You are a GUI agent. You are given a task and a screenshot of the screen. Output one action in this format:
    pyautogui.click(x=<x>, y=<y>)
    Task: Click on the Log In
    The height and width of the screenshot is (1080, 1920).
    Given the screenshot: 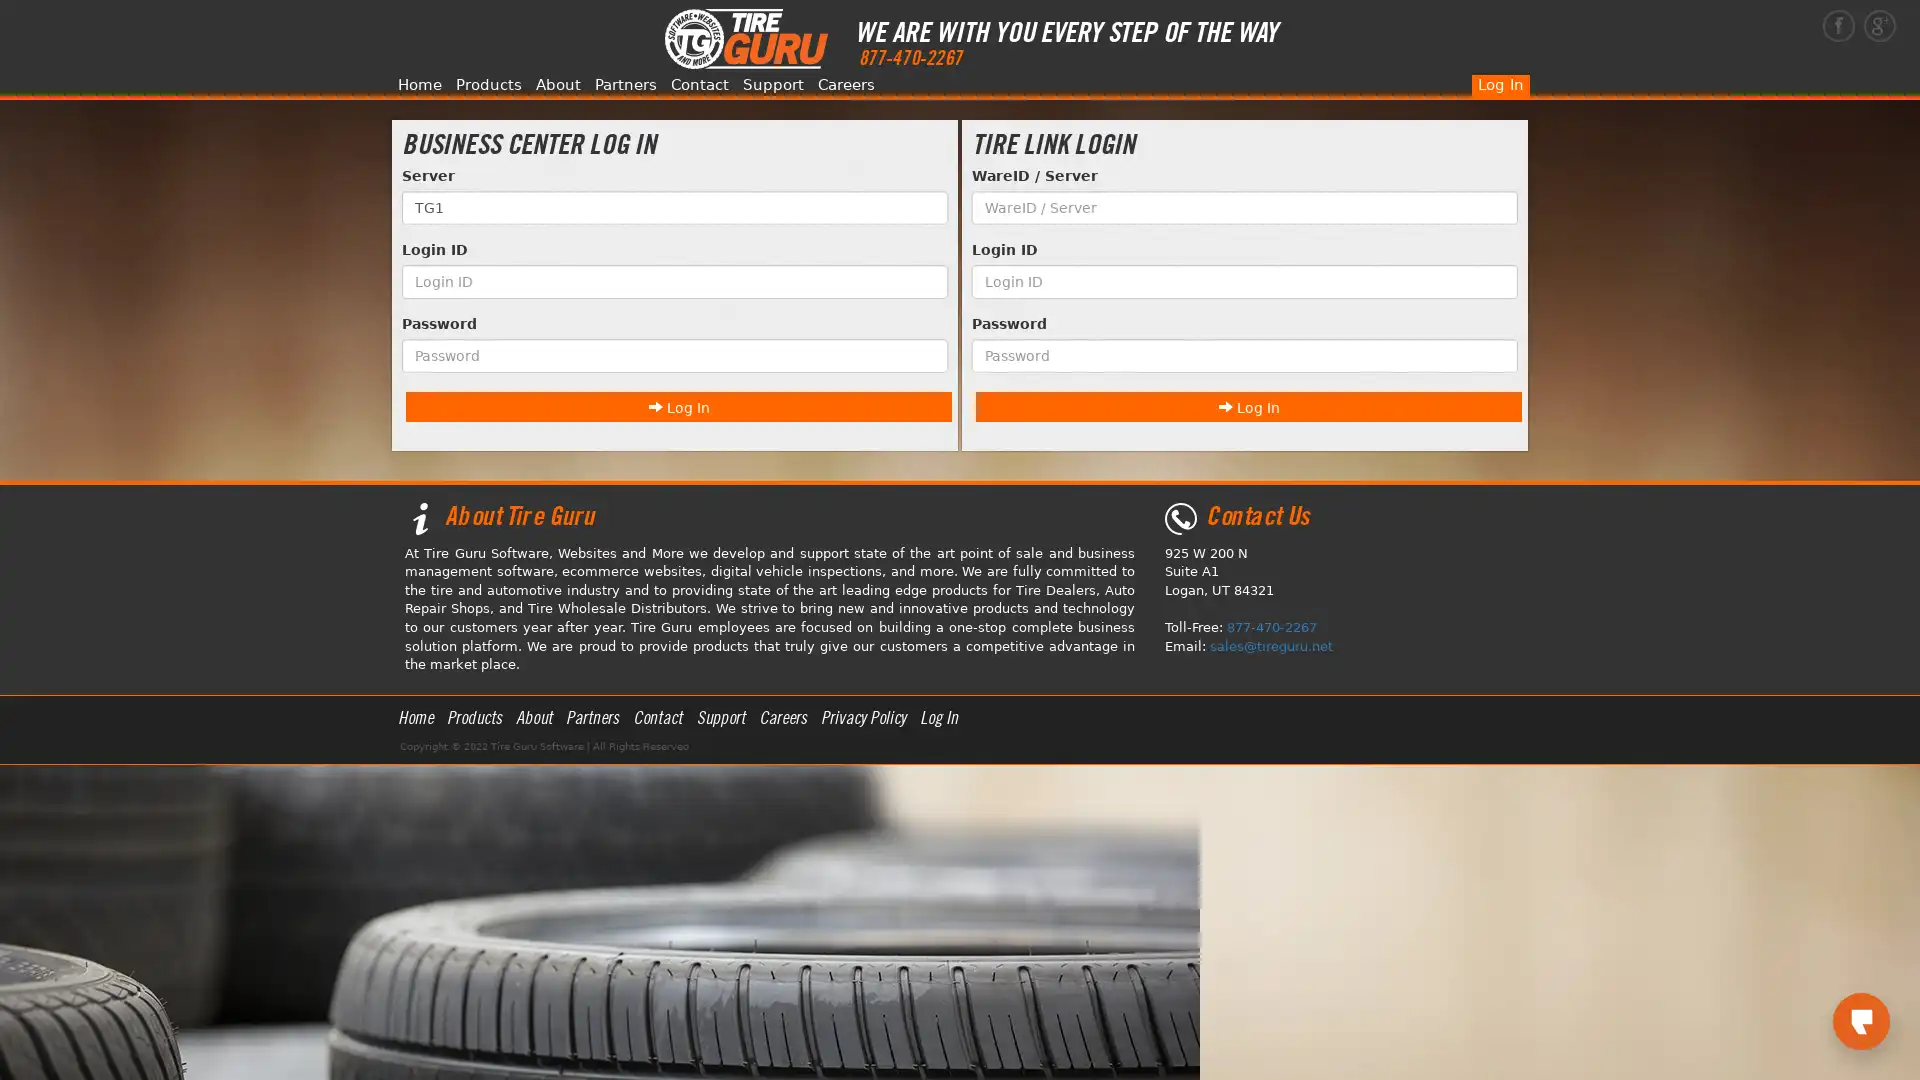 What is the action you would take?
    pyautogui.click(x=1247, y=405)
    